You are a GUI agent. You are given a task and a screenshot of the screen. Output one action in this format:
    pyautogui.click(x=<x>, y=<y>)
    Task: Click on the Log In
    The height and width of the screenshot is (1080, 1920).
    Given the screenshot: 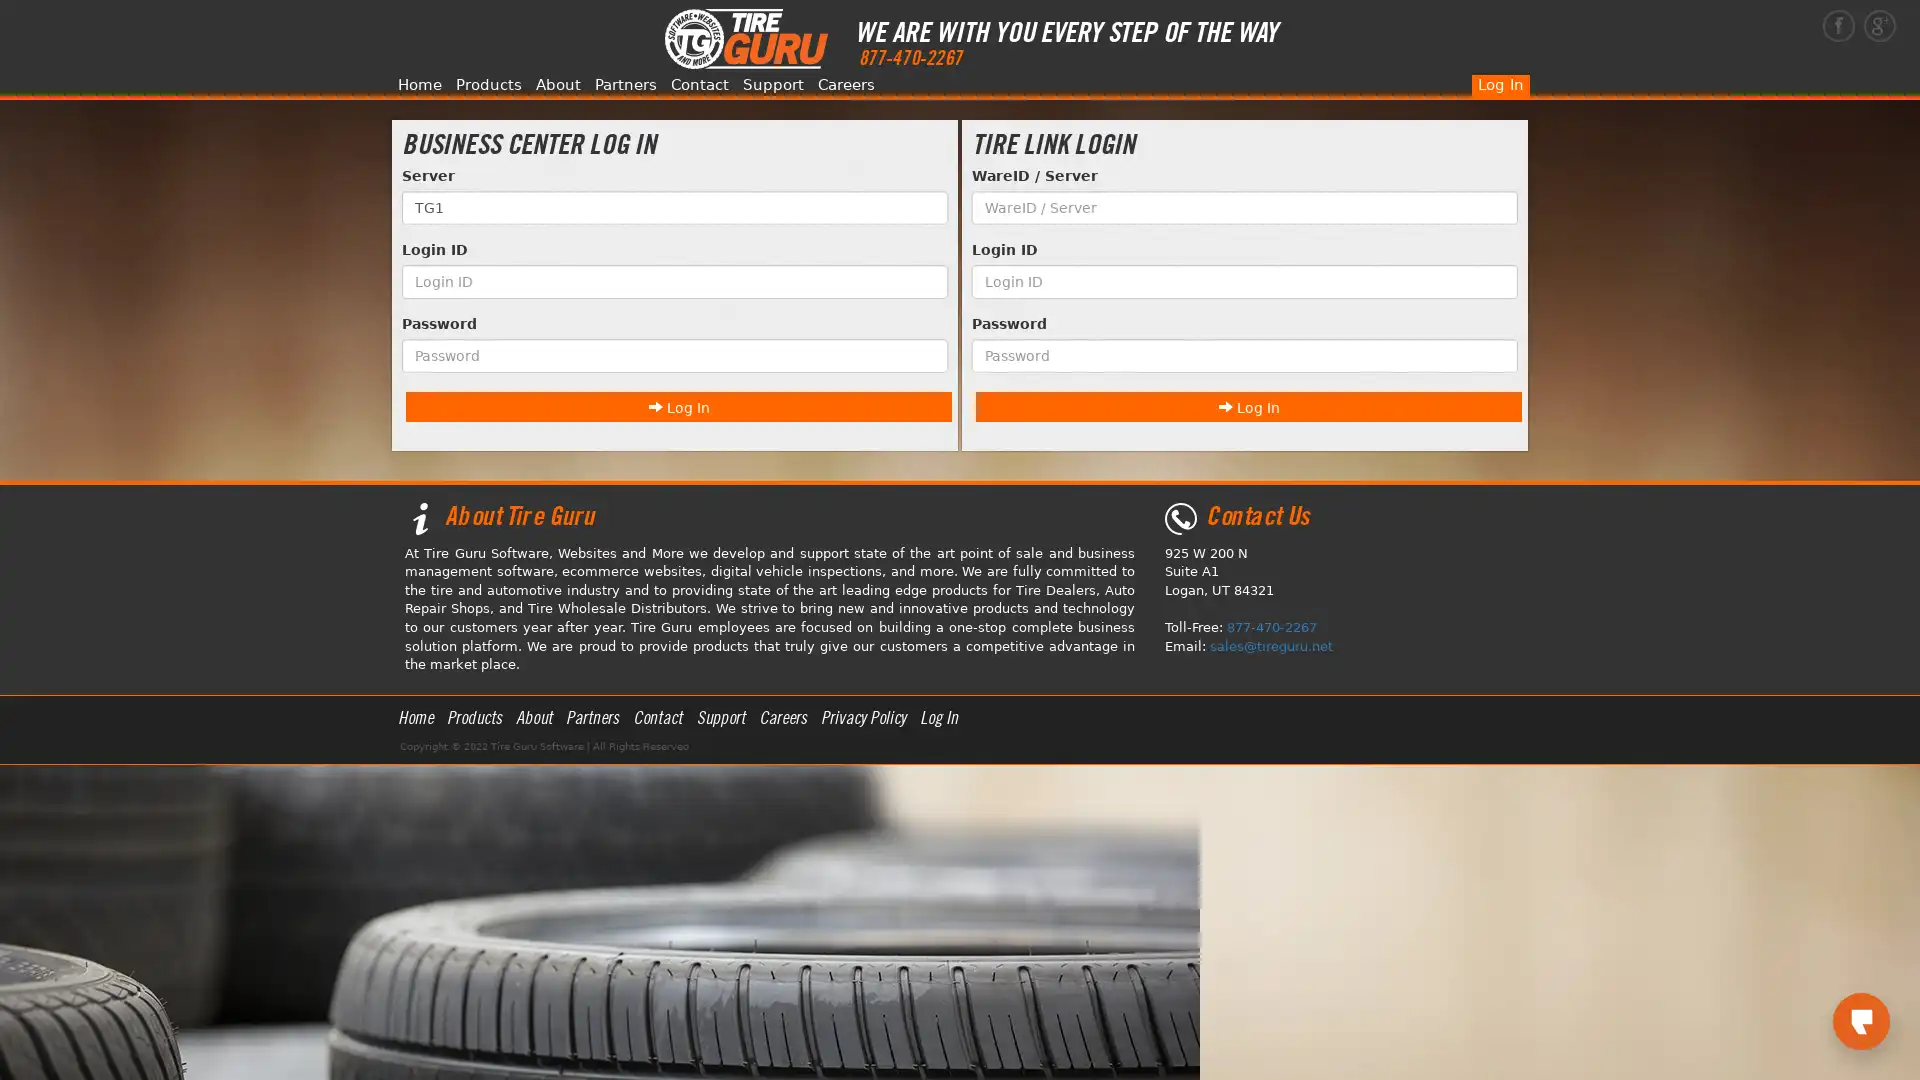 What is the action you would take?
    pyautogui.click(x=1247, y=405)
    